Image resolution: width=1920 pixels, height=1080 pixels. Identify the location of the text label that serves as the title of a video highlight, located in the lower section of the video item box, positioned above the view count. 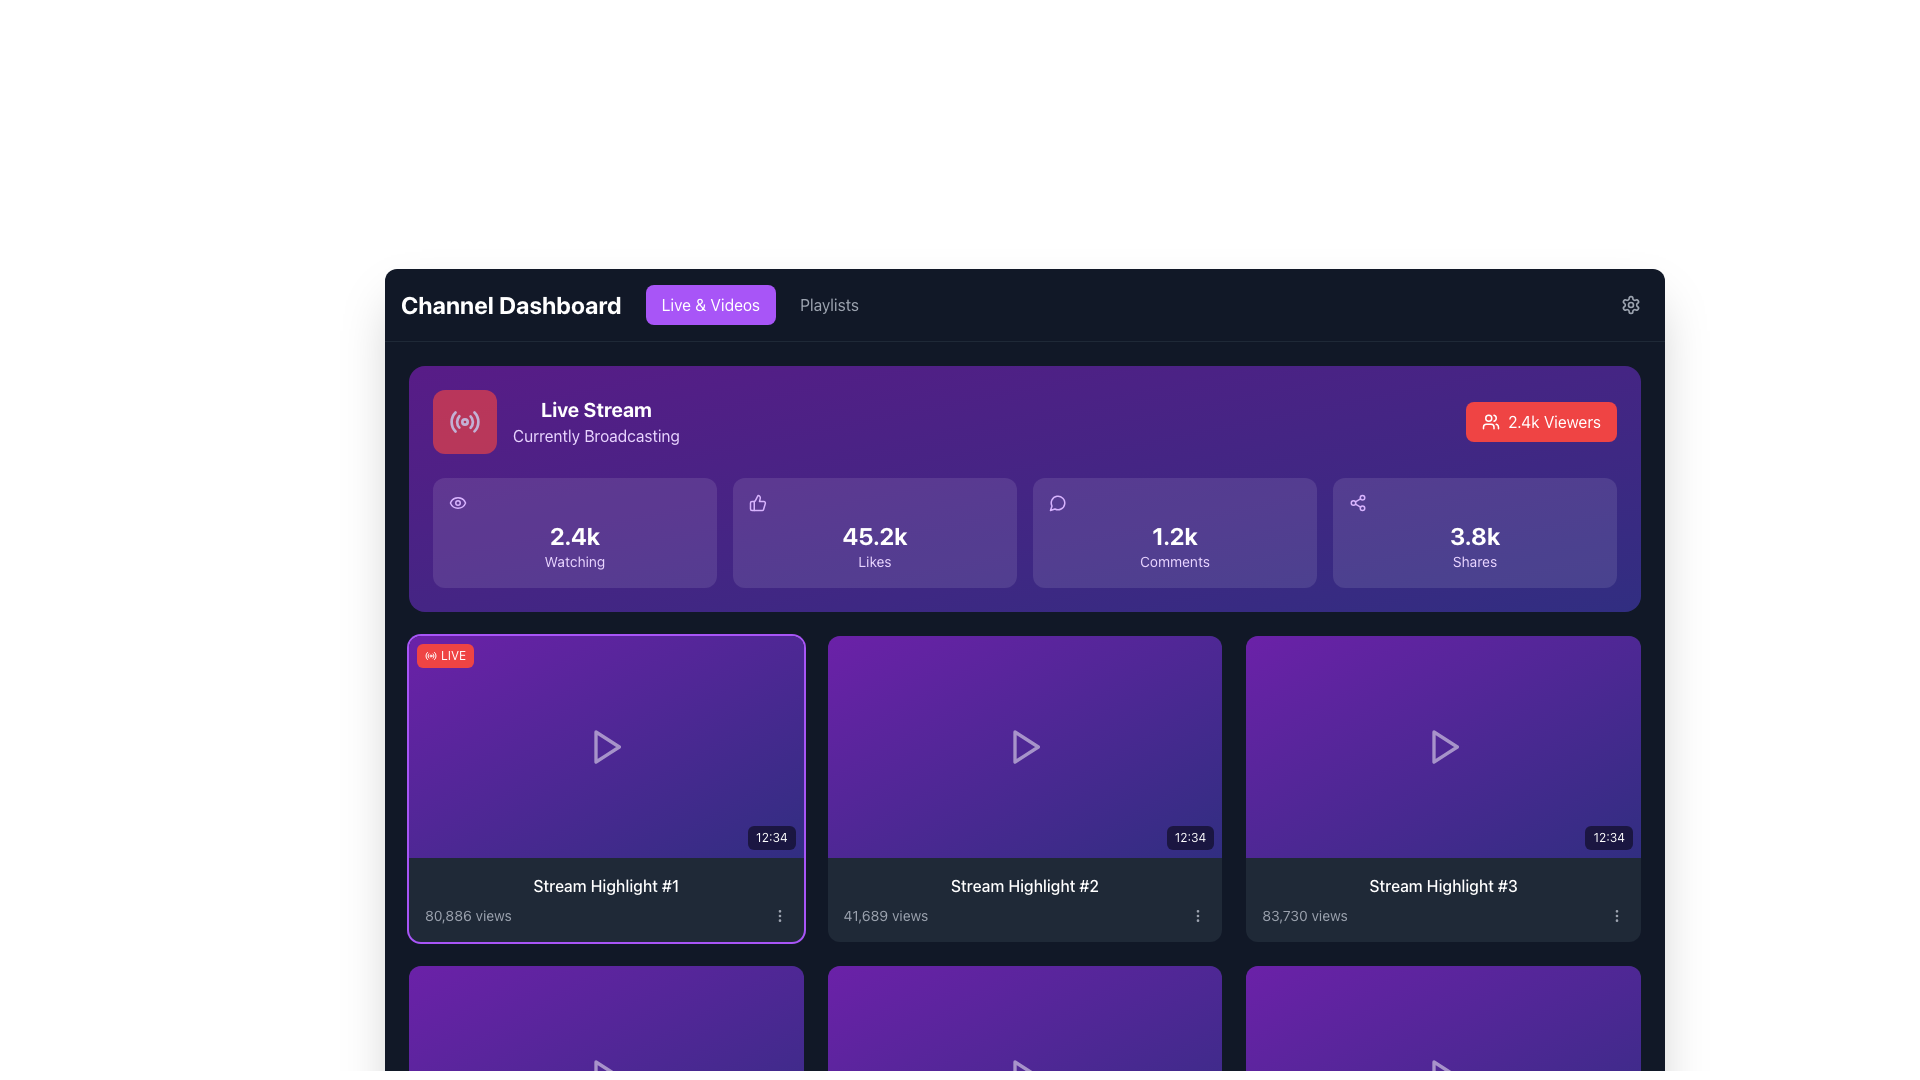
(1443, 885).